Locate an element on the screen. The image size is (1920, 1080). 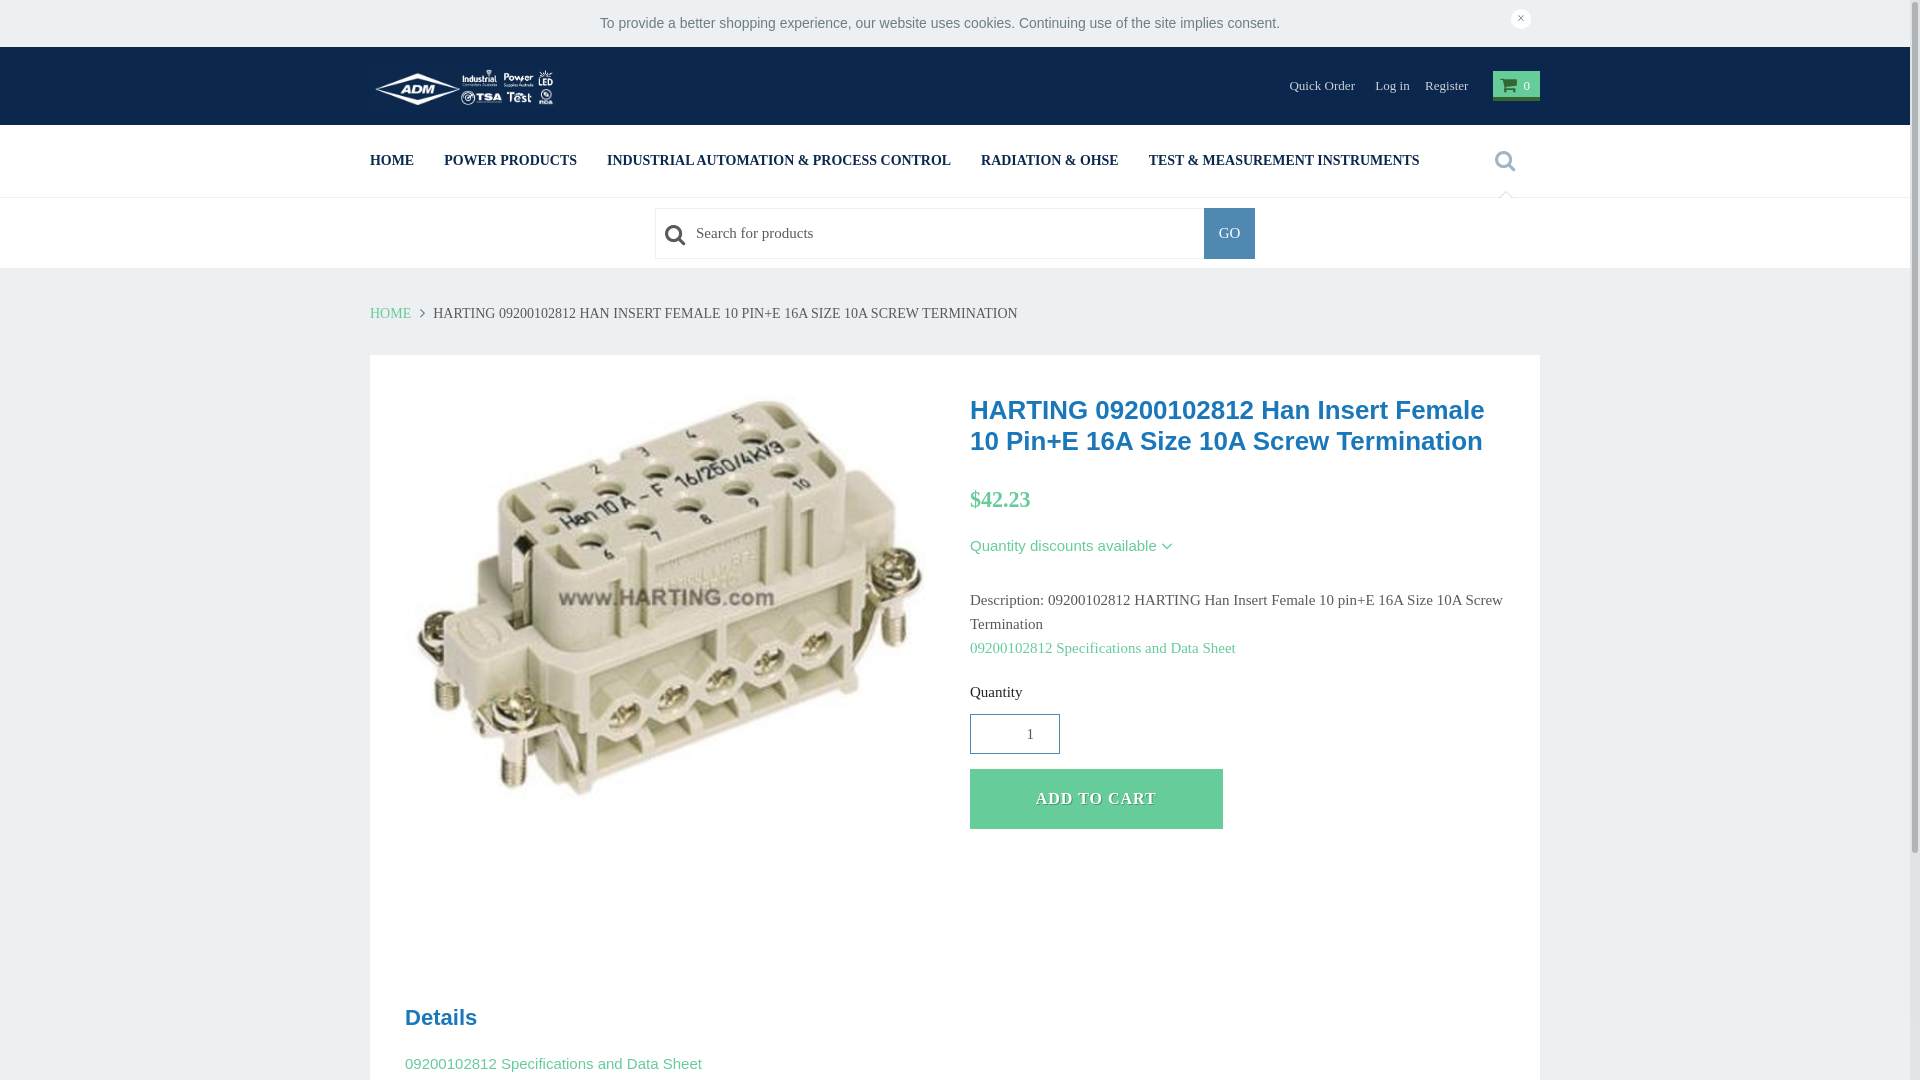
'ADD TO CART' is located at coordinates (1095, 797).